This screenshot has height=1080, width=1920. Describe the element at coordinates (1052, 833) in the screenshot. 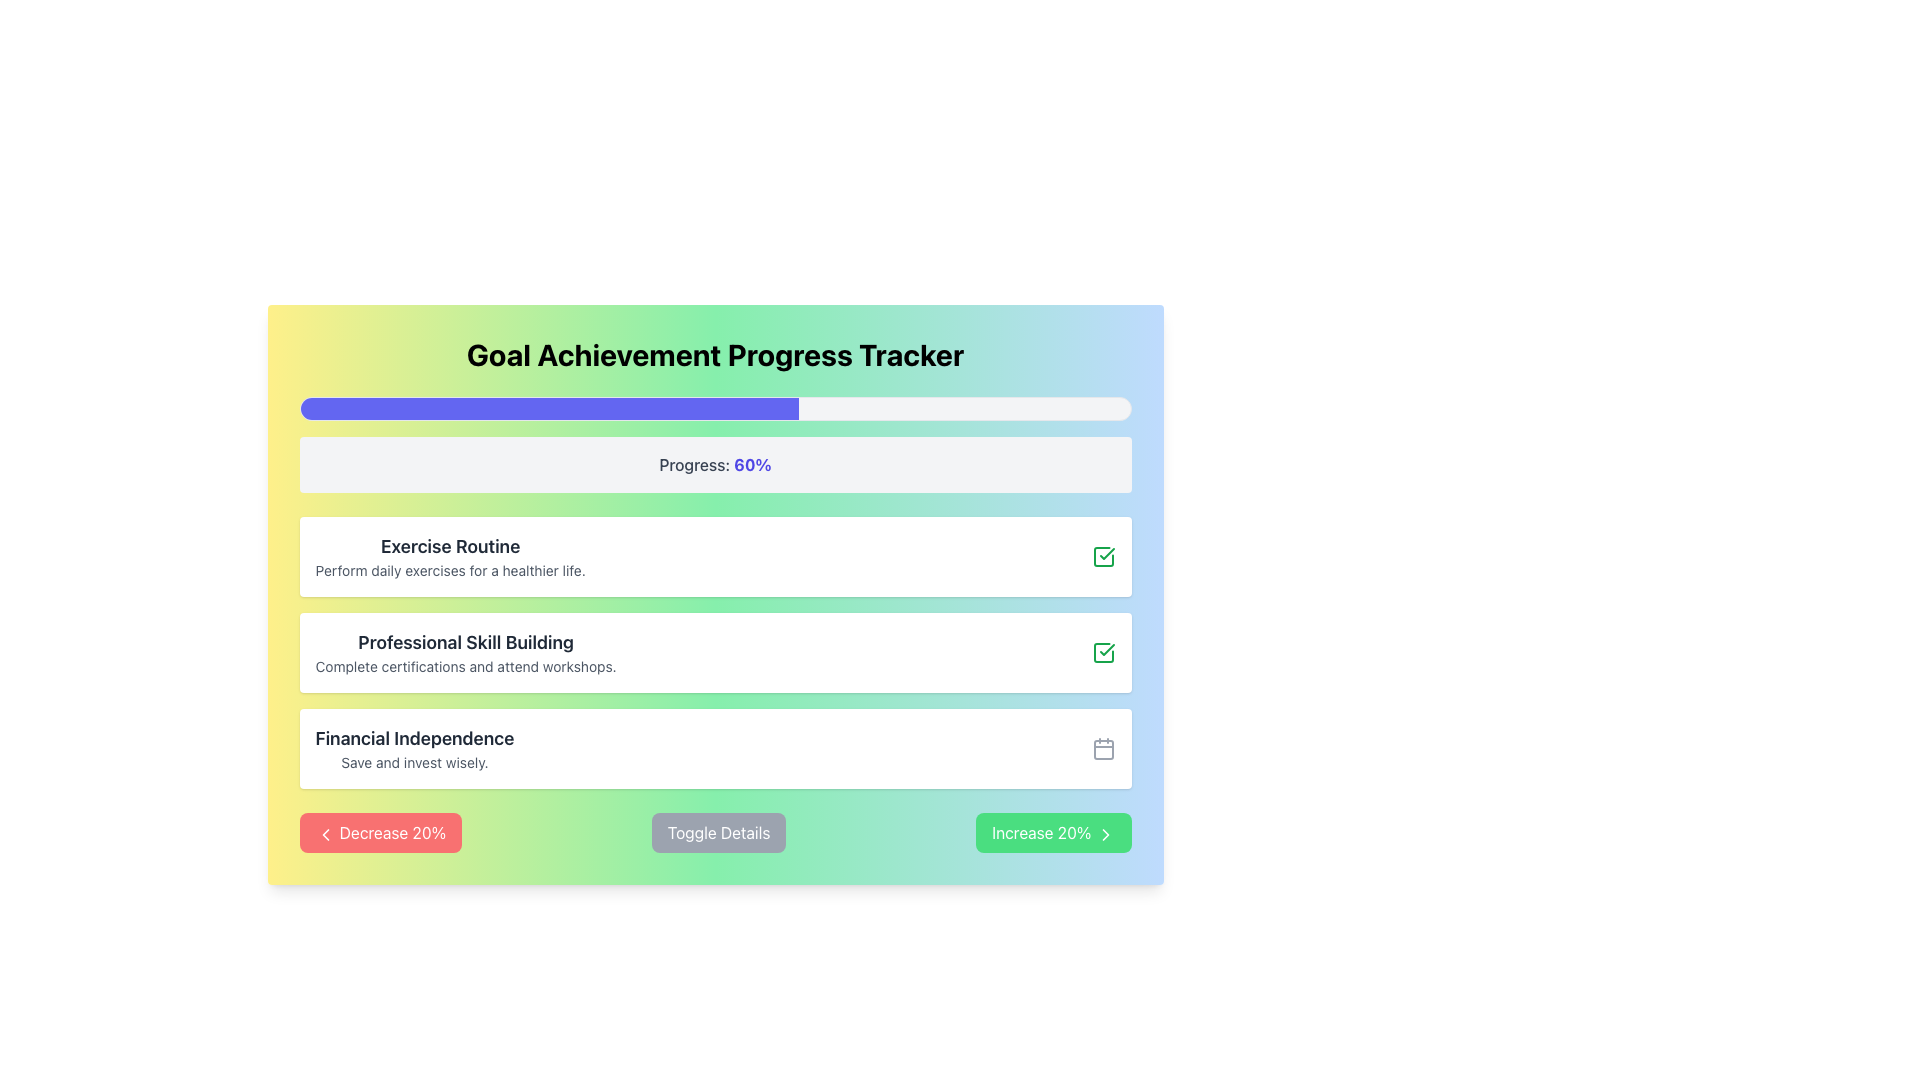

I see `the third button in the bottom-right corner of the interface` at that location.